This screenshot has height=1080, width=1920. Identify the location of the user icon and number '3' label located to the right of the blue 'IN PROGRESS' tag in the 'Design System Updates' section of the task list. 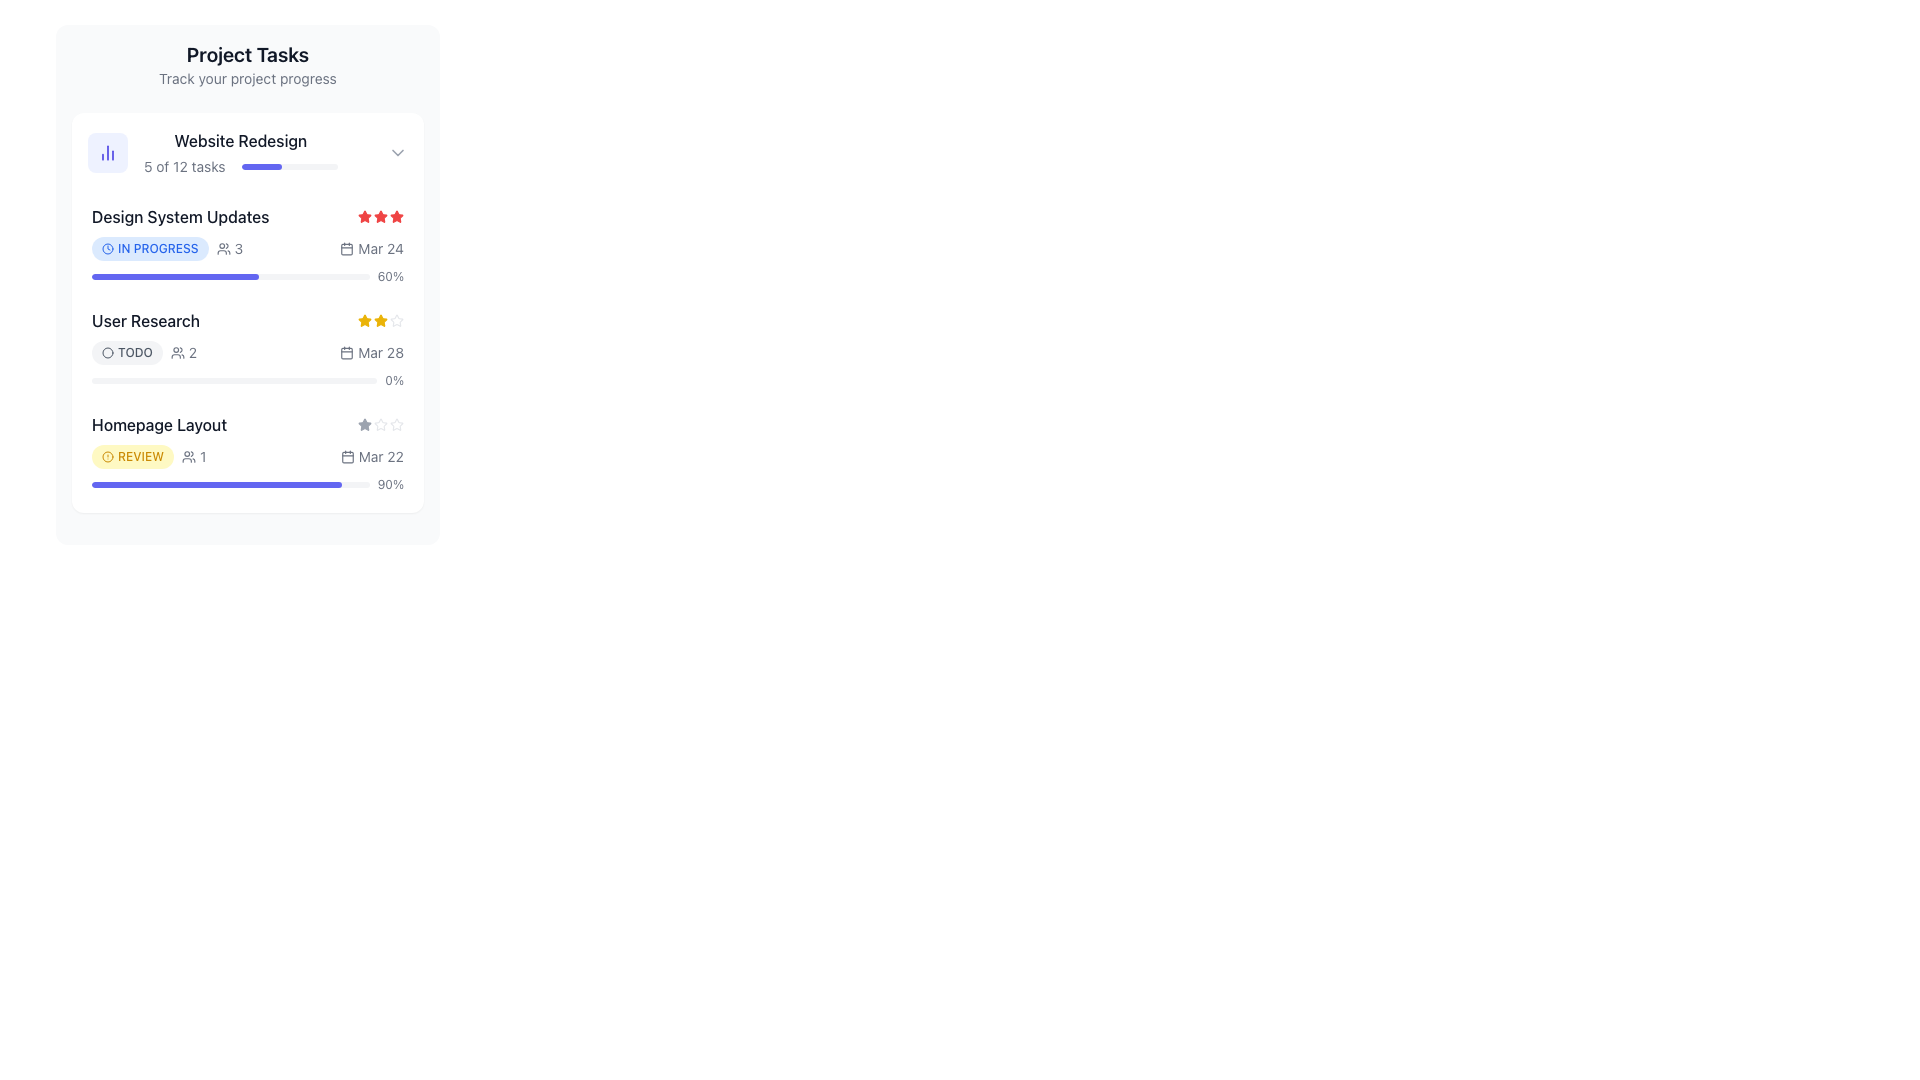
(230, 248).